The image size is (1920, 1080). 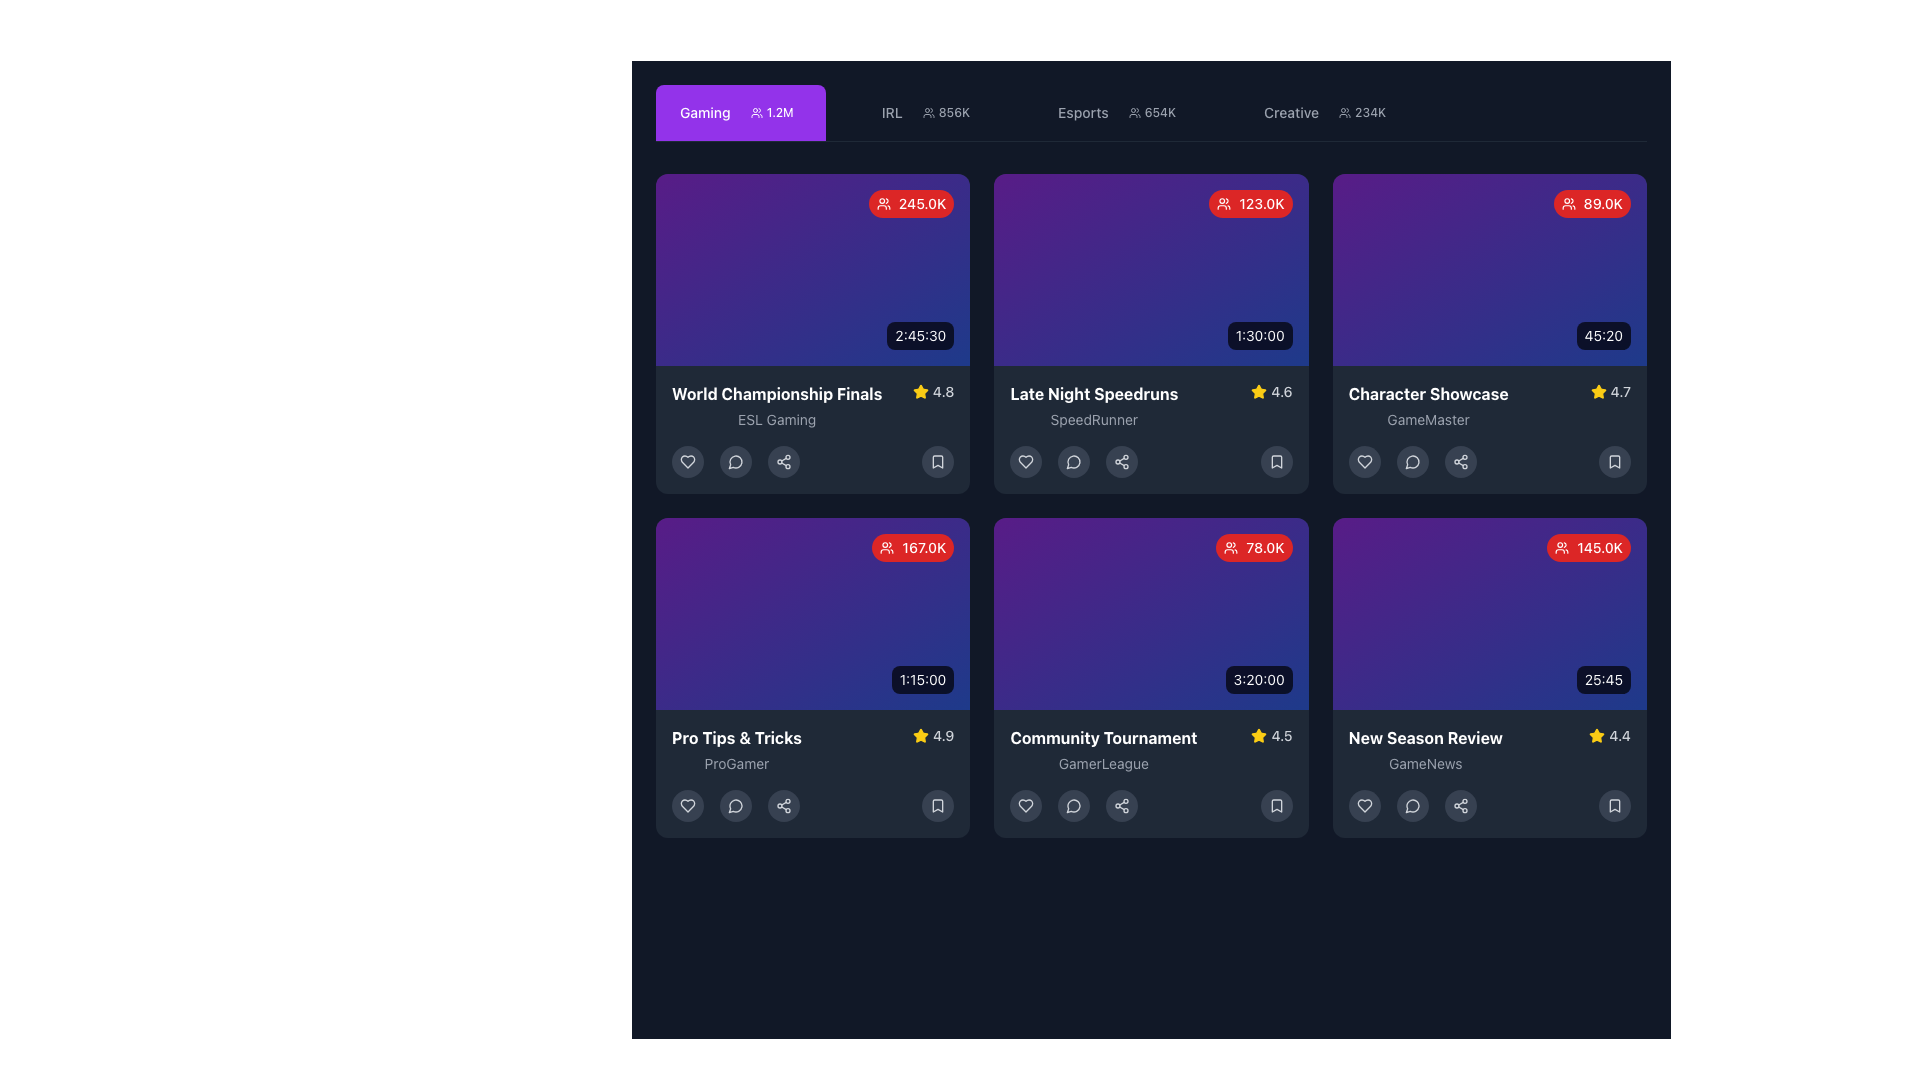 I want to click on the circular button with a dark gray background and white bookmark icon located at the bottom-right corner of the 'New Season Review' card, so click(x=1614, y=805).